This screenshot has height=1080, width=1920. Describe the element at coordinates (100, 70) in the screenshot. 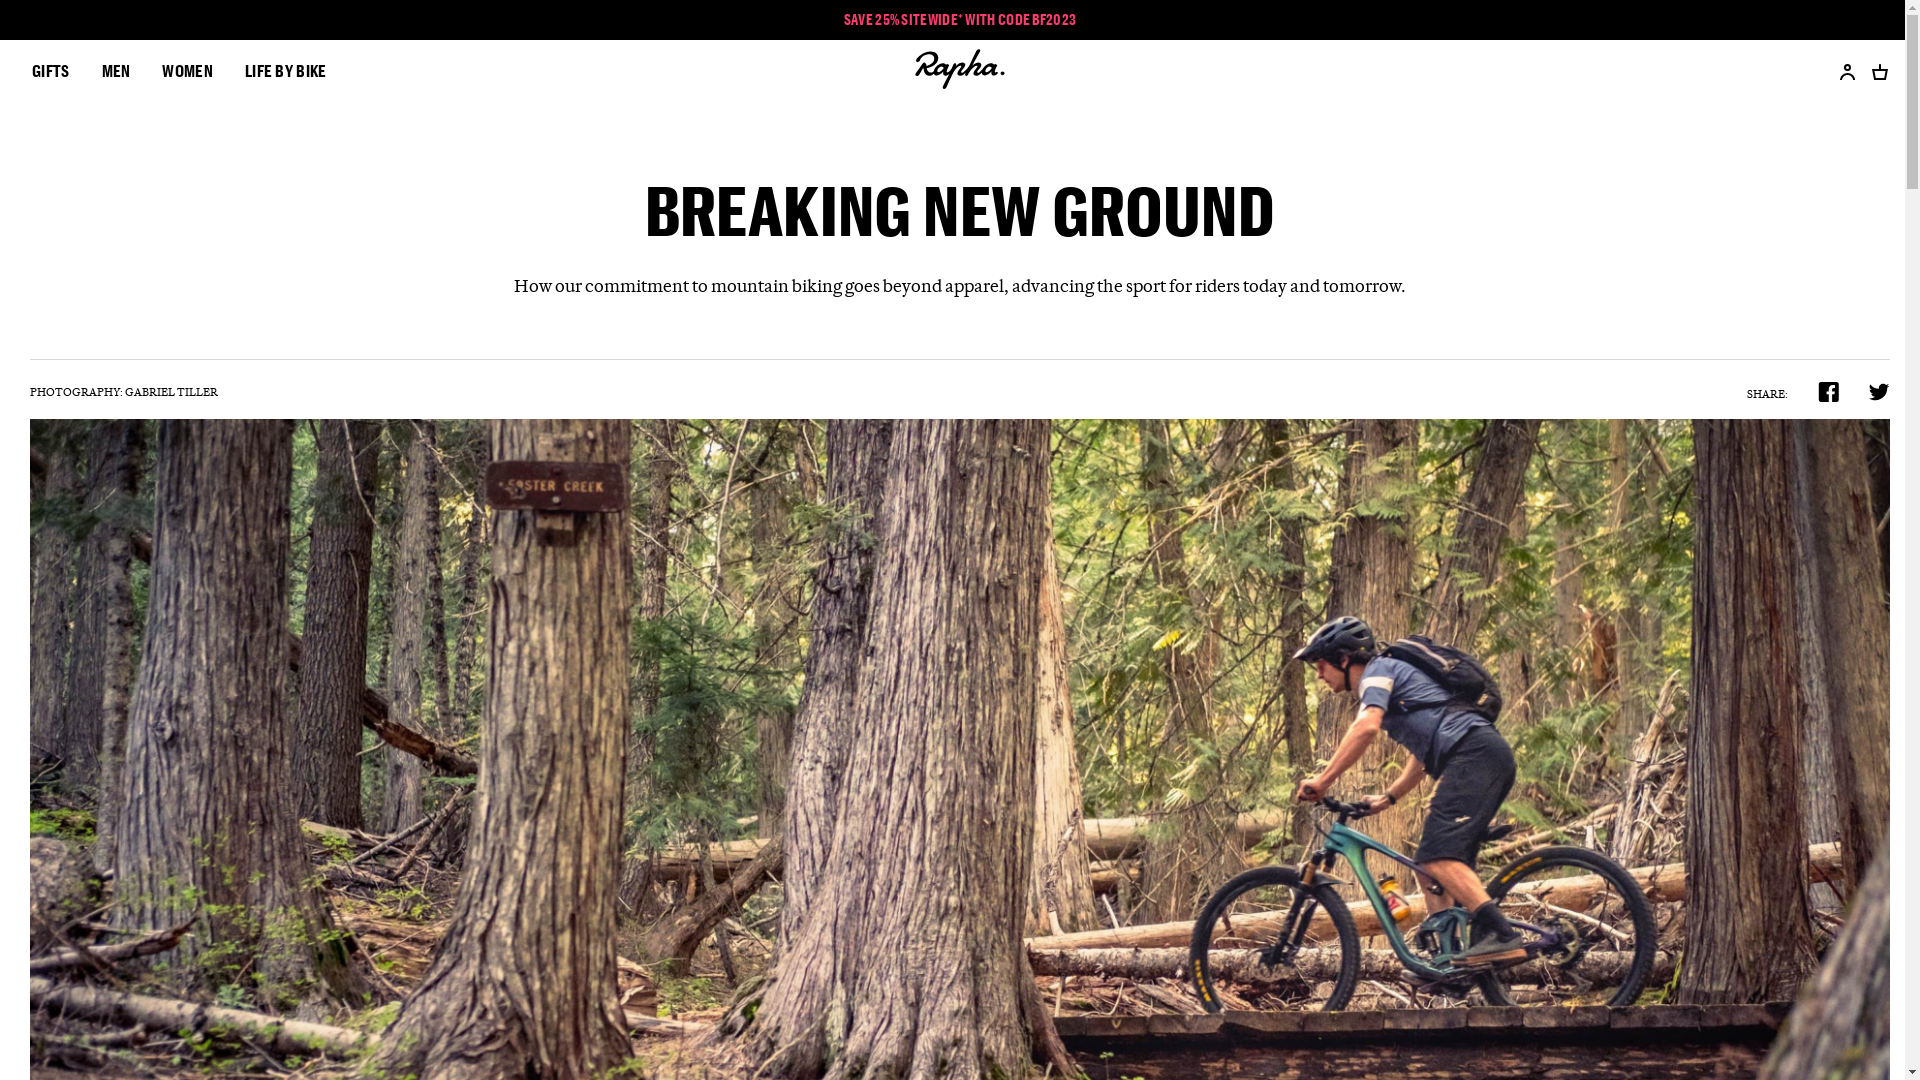

I see `'MEN'` at that location.